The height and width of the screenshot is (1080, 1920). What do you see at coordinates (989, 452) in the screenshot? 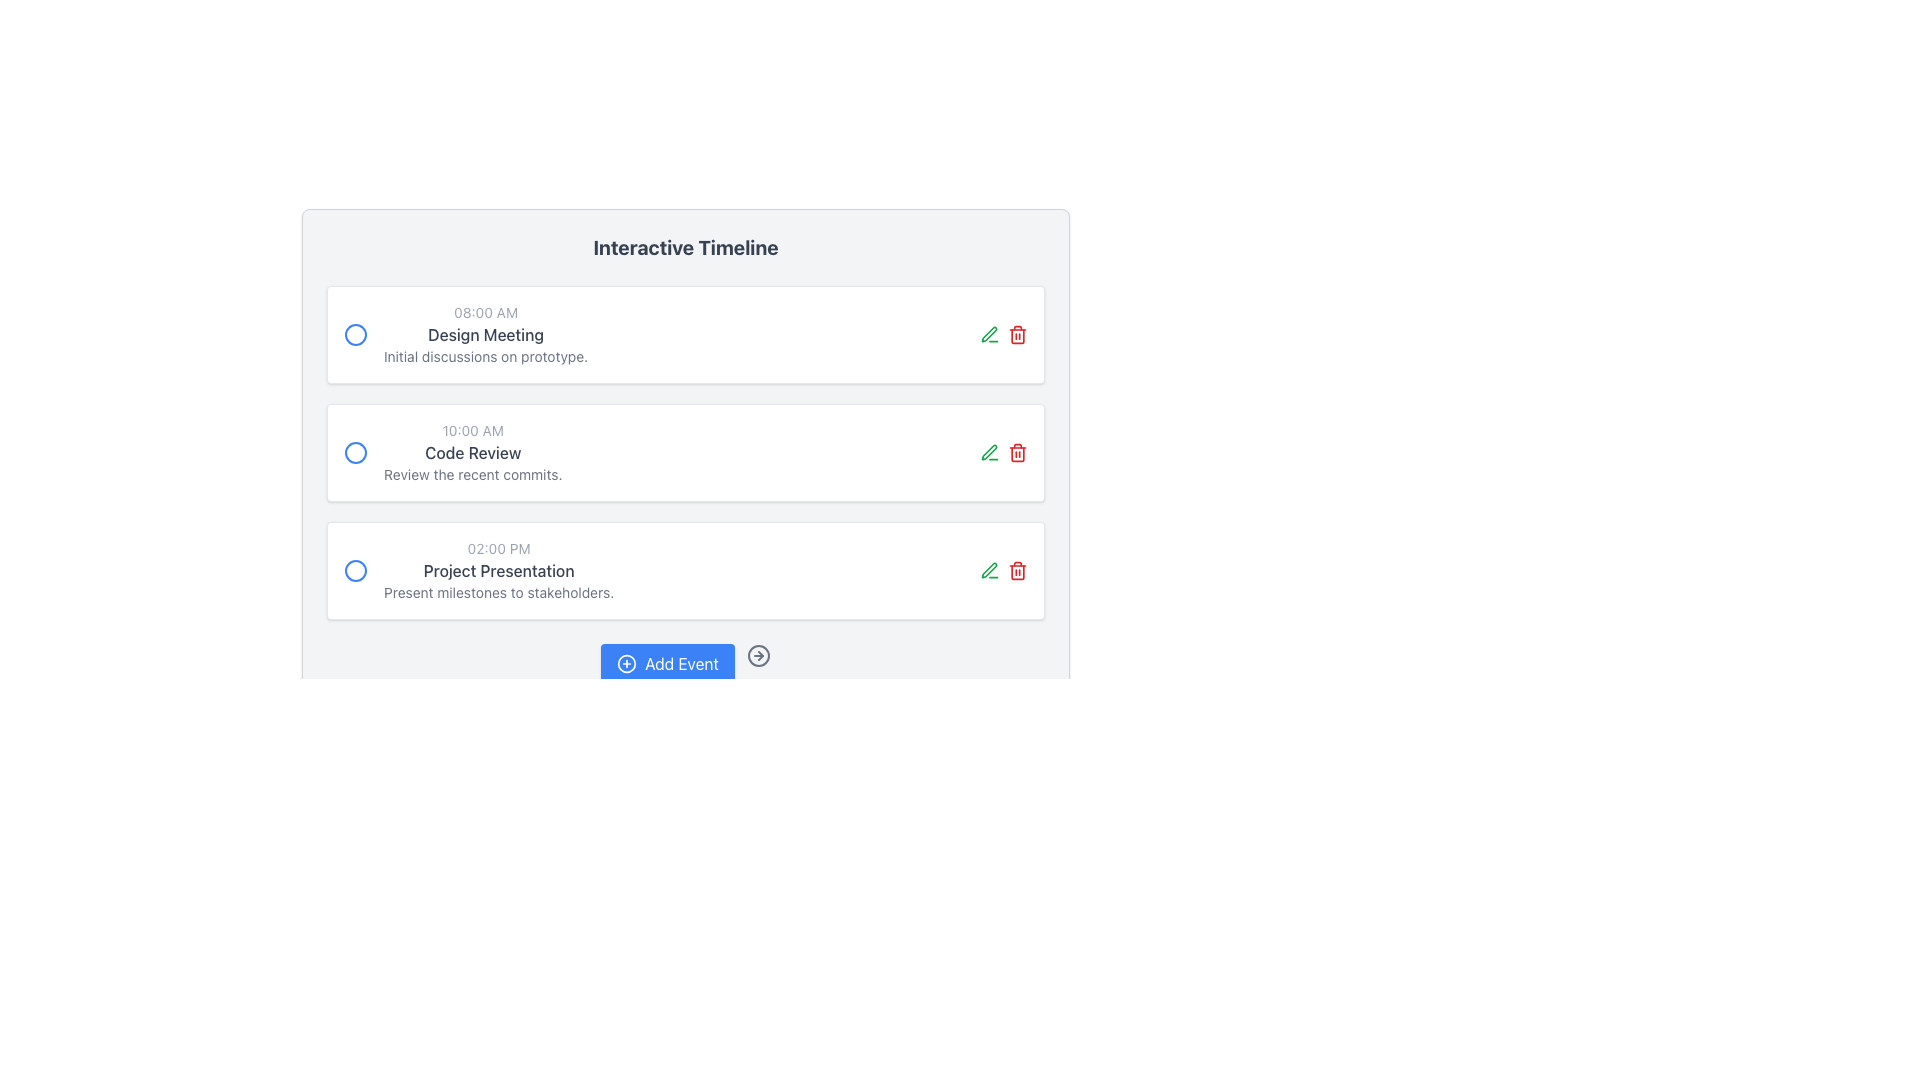
I see `the edit icon button located beside the middle event at 10:00 AM on its right-hand side to initiate the edit action` at bounding box center [989, 452].